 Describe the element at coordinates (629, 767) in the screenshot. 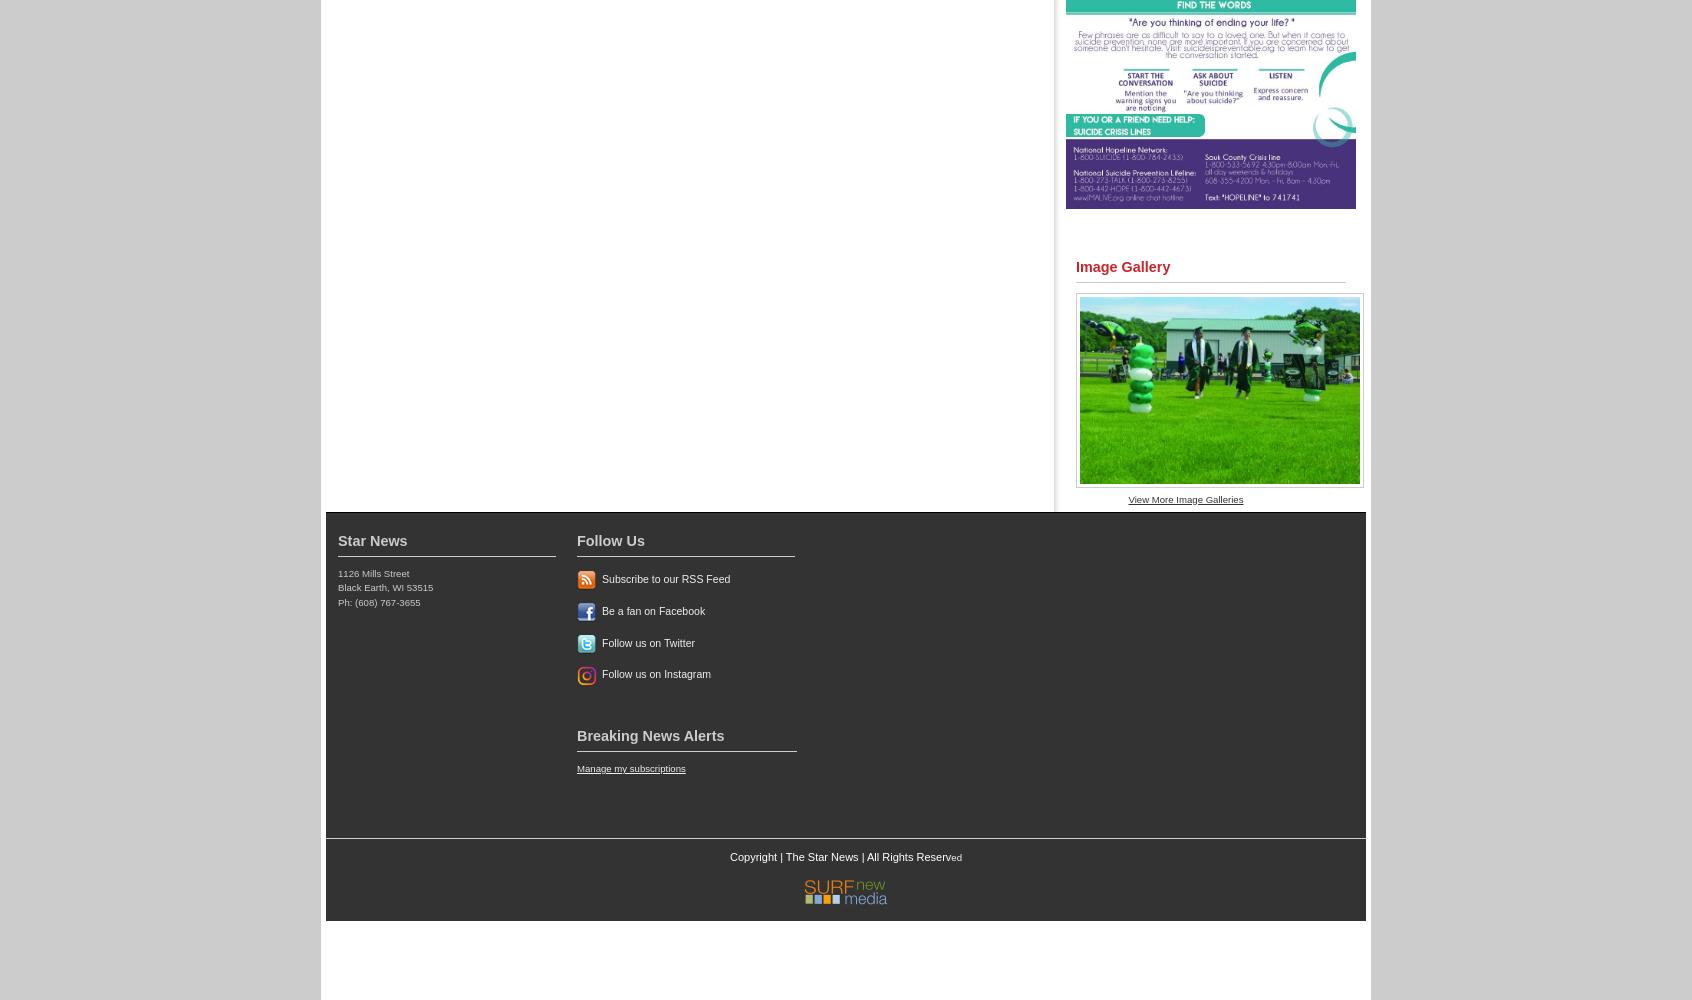

I see `'Manage my subscriptions'` at that location.